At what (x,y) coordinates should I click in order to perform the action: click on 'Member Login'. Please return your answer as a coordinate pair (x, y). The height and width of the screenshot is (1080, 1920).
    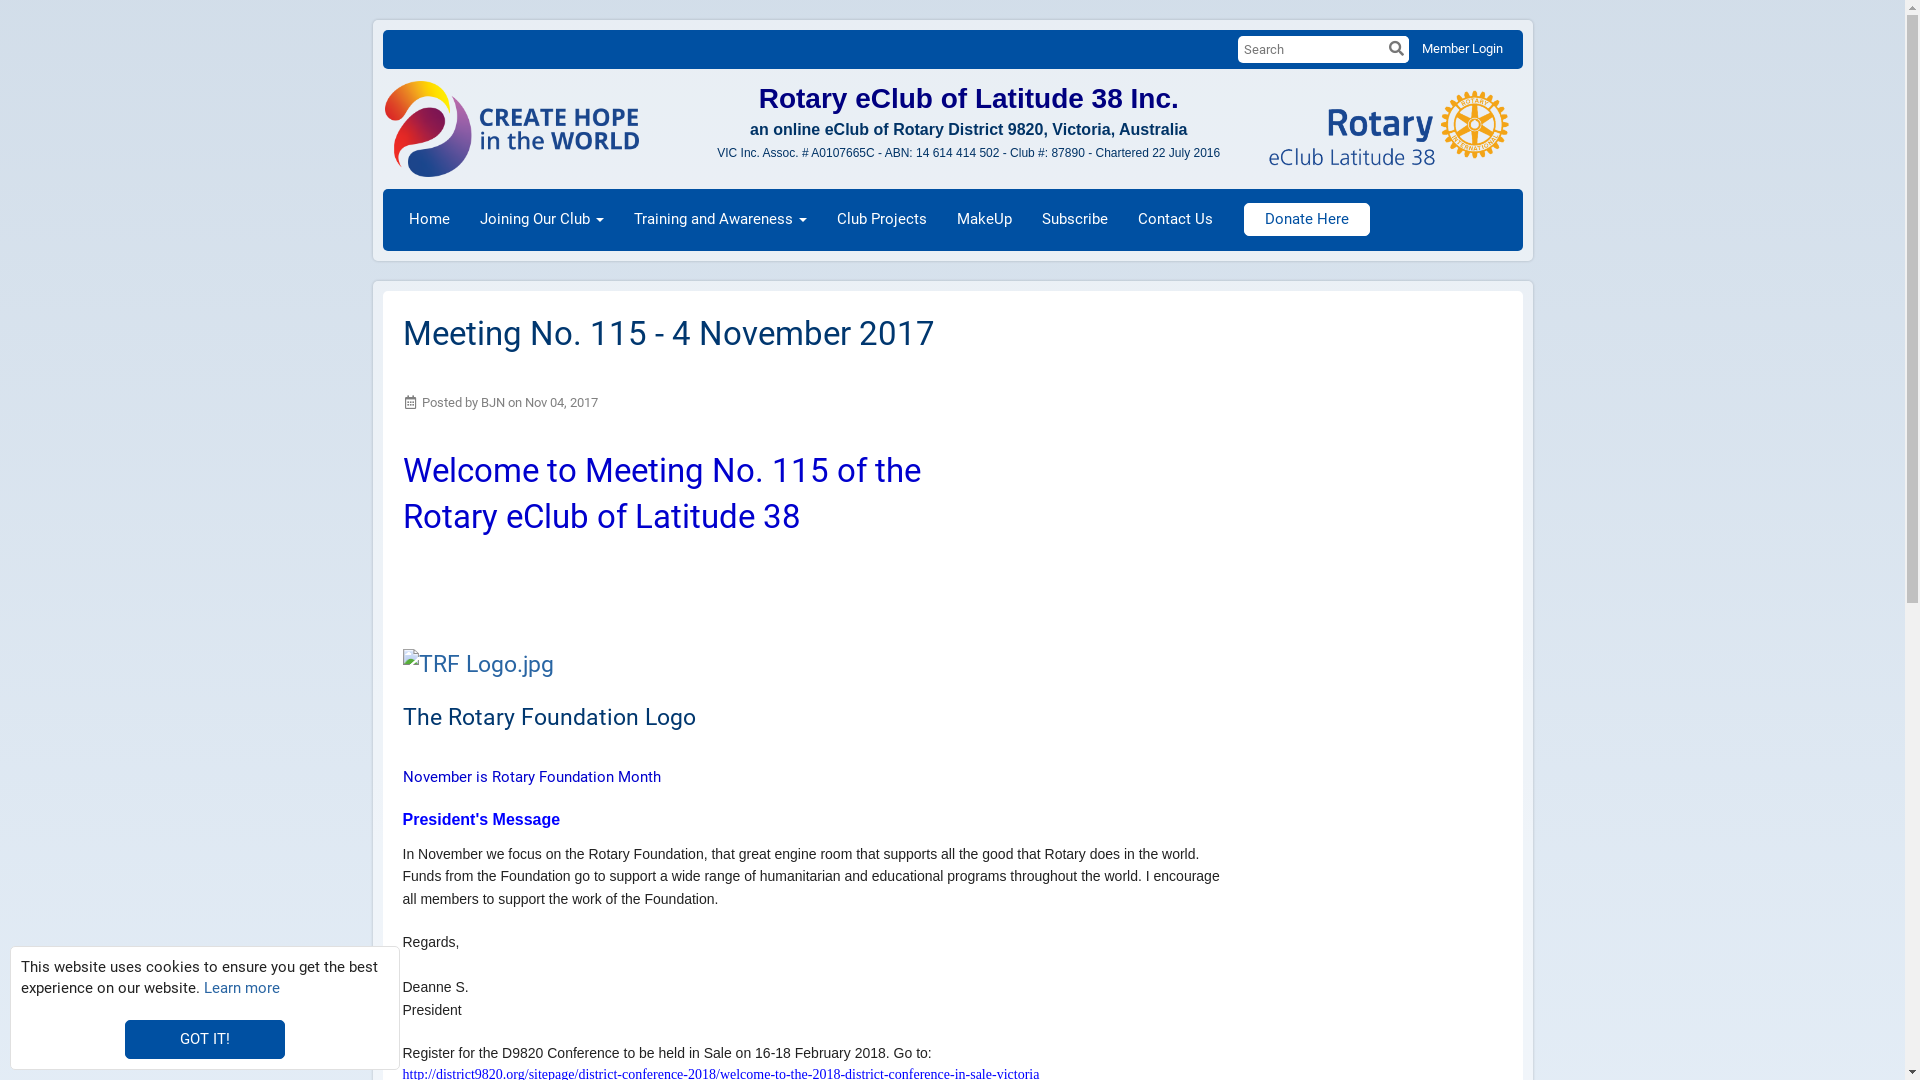
    Looking at the image, I should click on (1462, 47).